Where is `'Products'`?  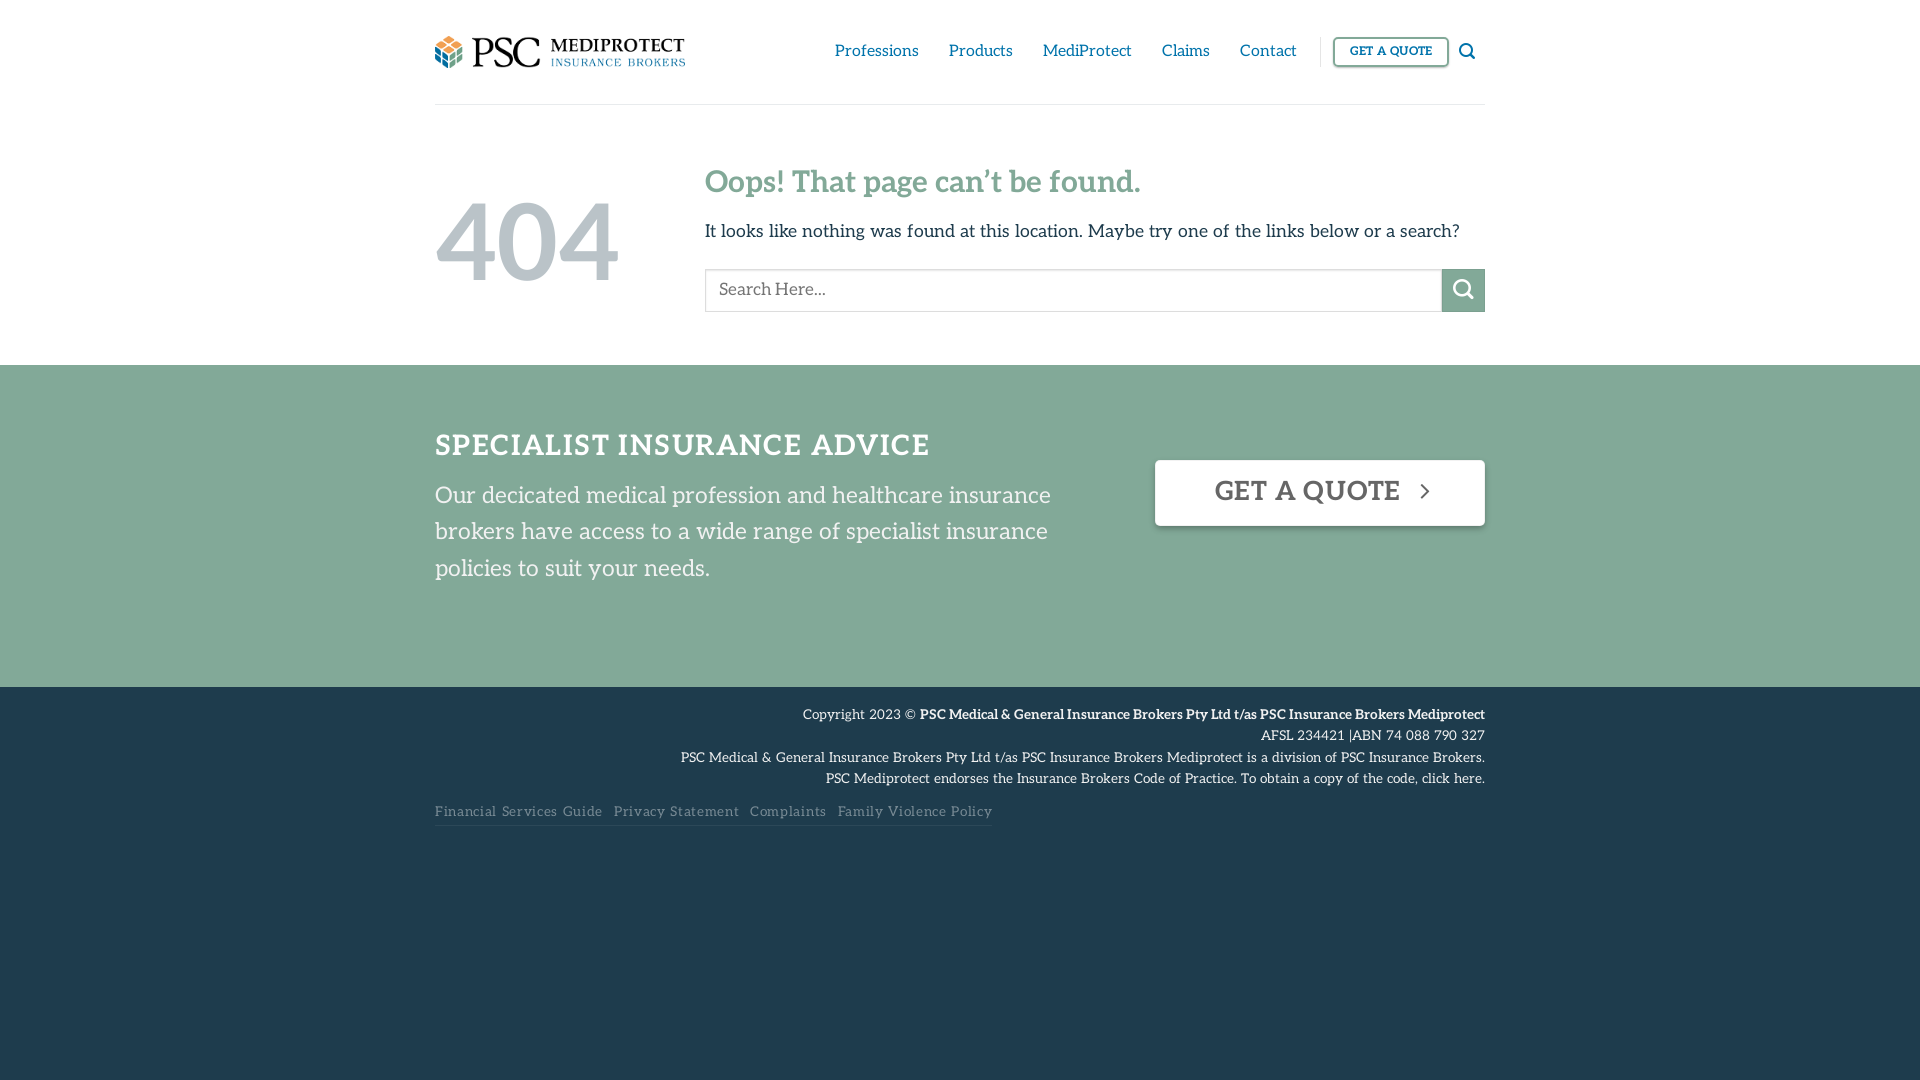
'Products' is located at coordinates (980, 50).